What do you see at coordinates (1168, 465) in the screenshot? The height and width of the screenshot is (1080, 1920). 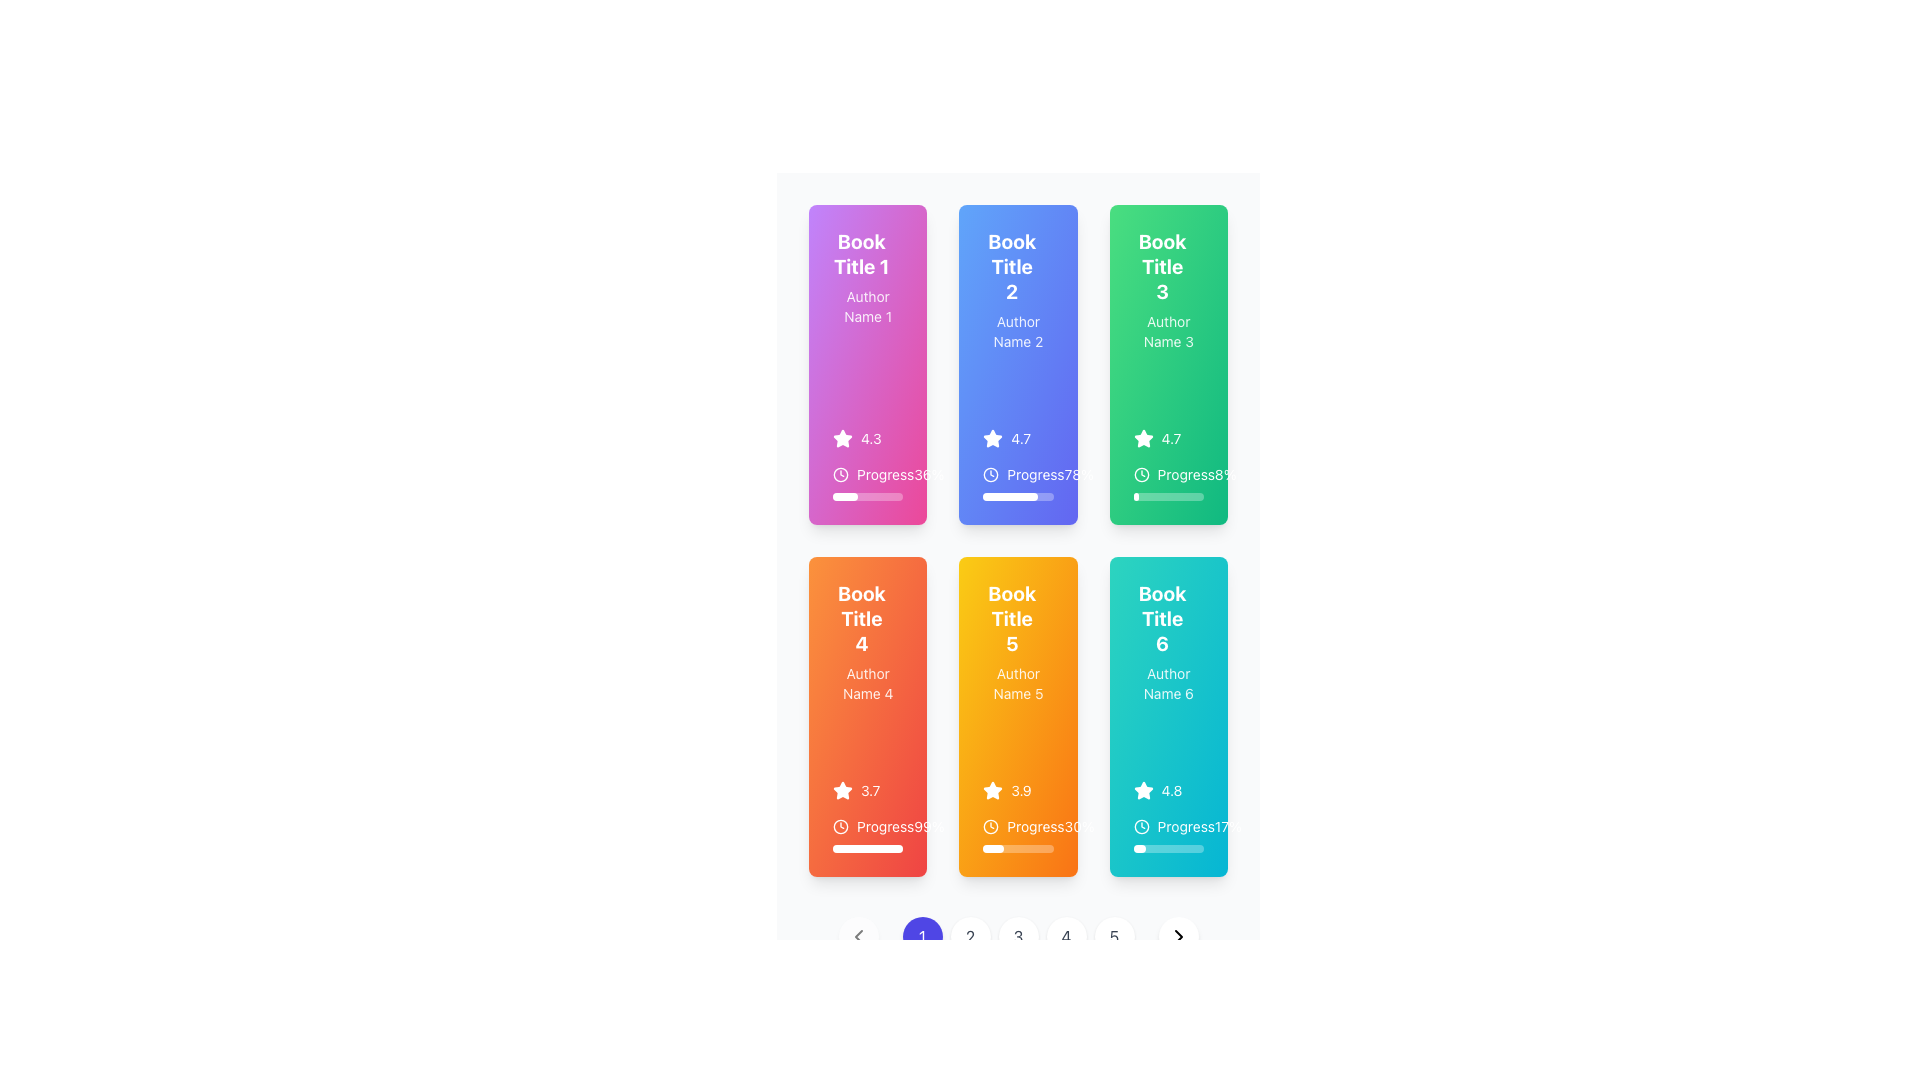 I see `the progress indicator labeled 'Progress' with '8%' text on the green card titled 'Book Title 3' located in the top-right area of the interface` at bounding box center [1168, 465].